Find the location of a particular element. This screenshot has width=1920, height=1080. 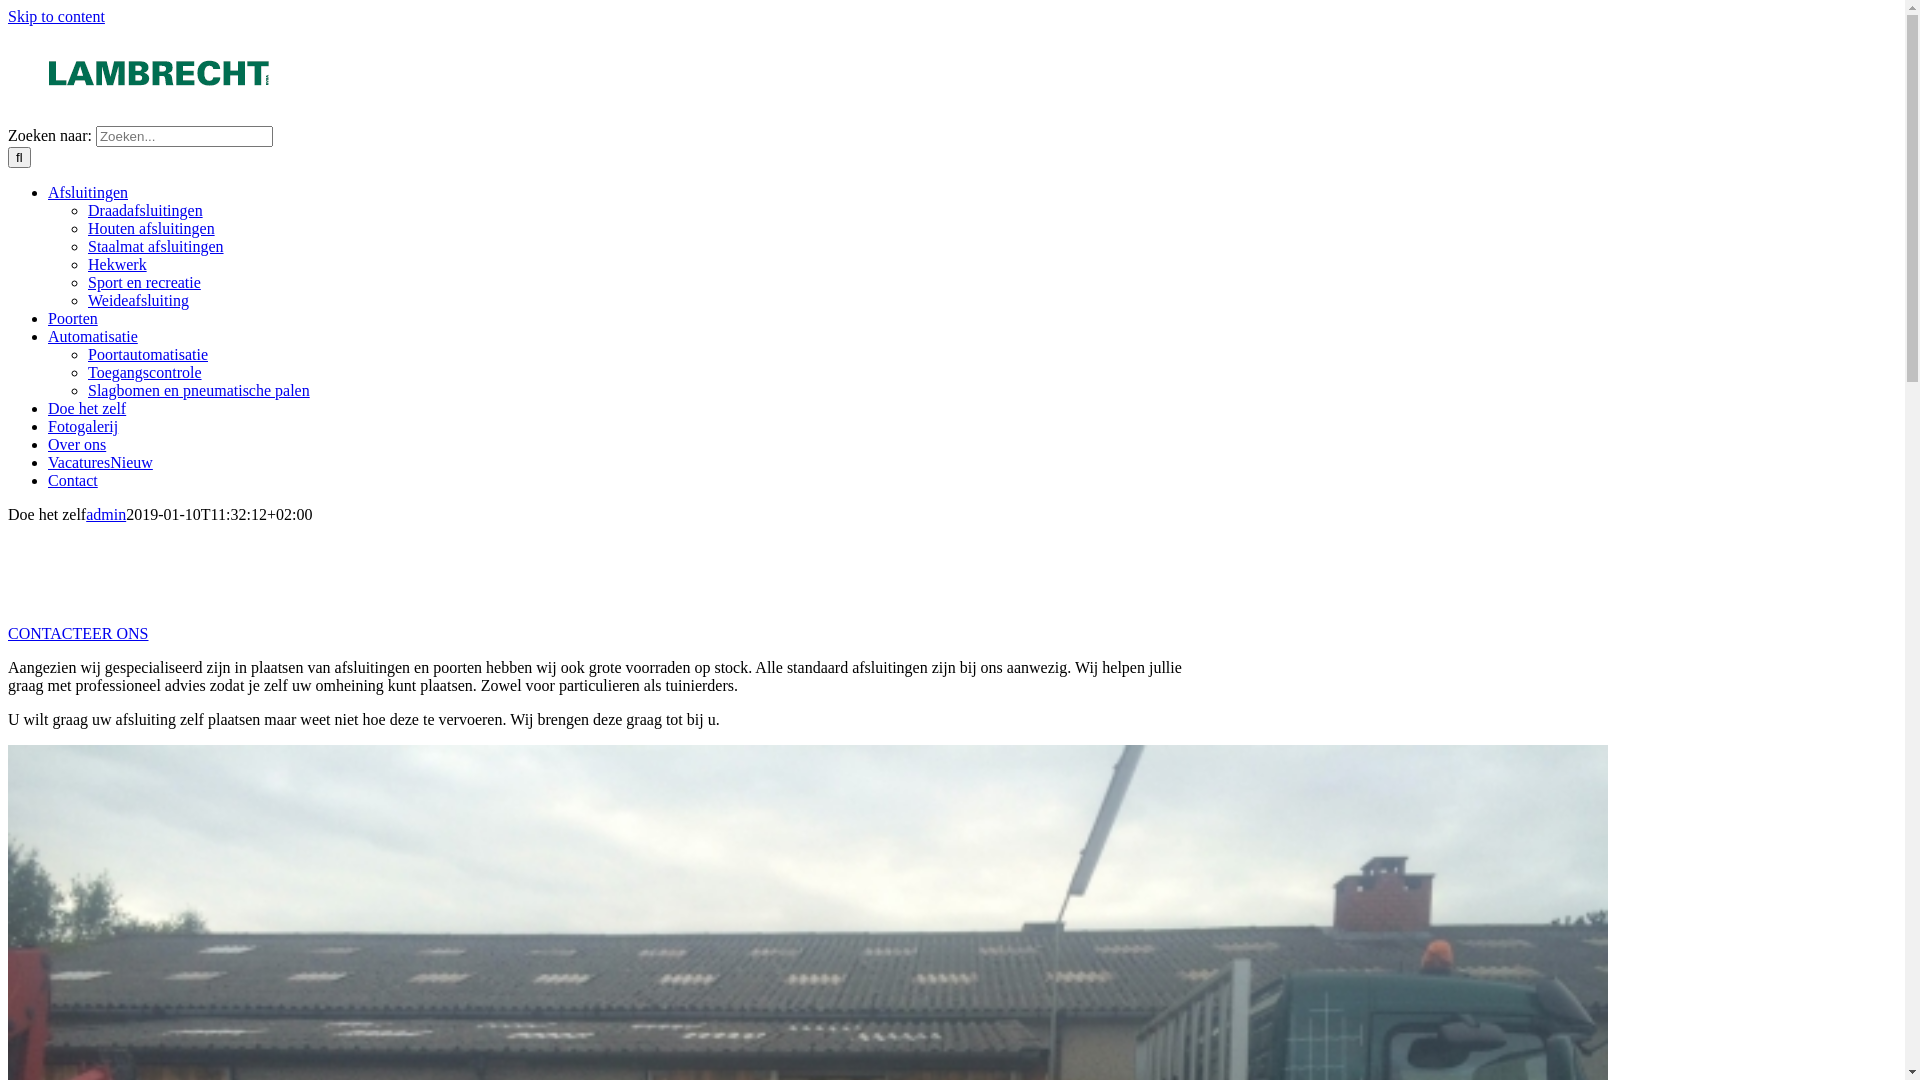

'Hekwerk' is located at coordinates (116, 263).